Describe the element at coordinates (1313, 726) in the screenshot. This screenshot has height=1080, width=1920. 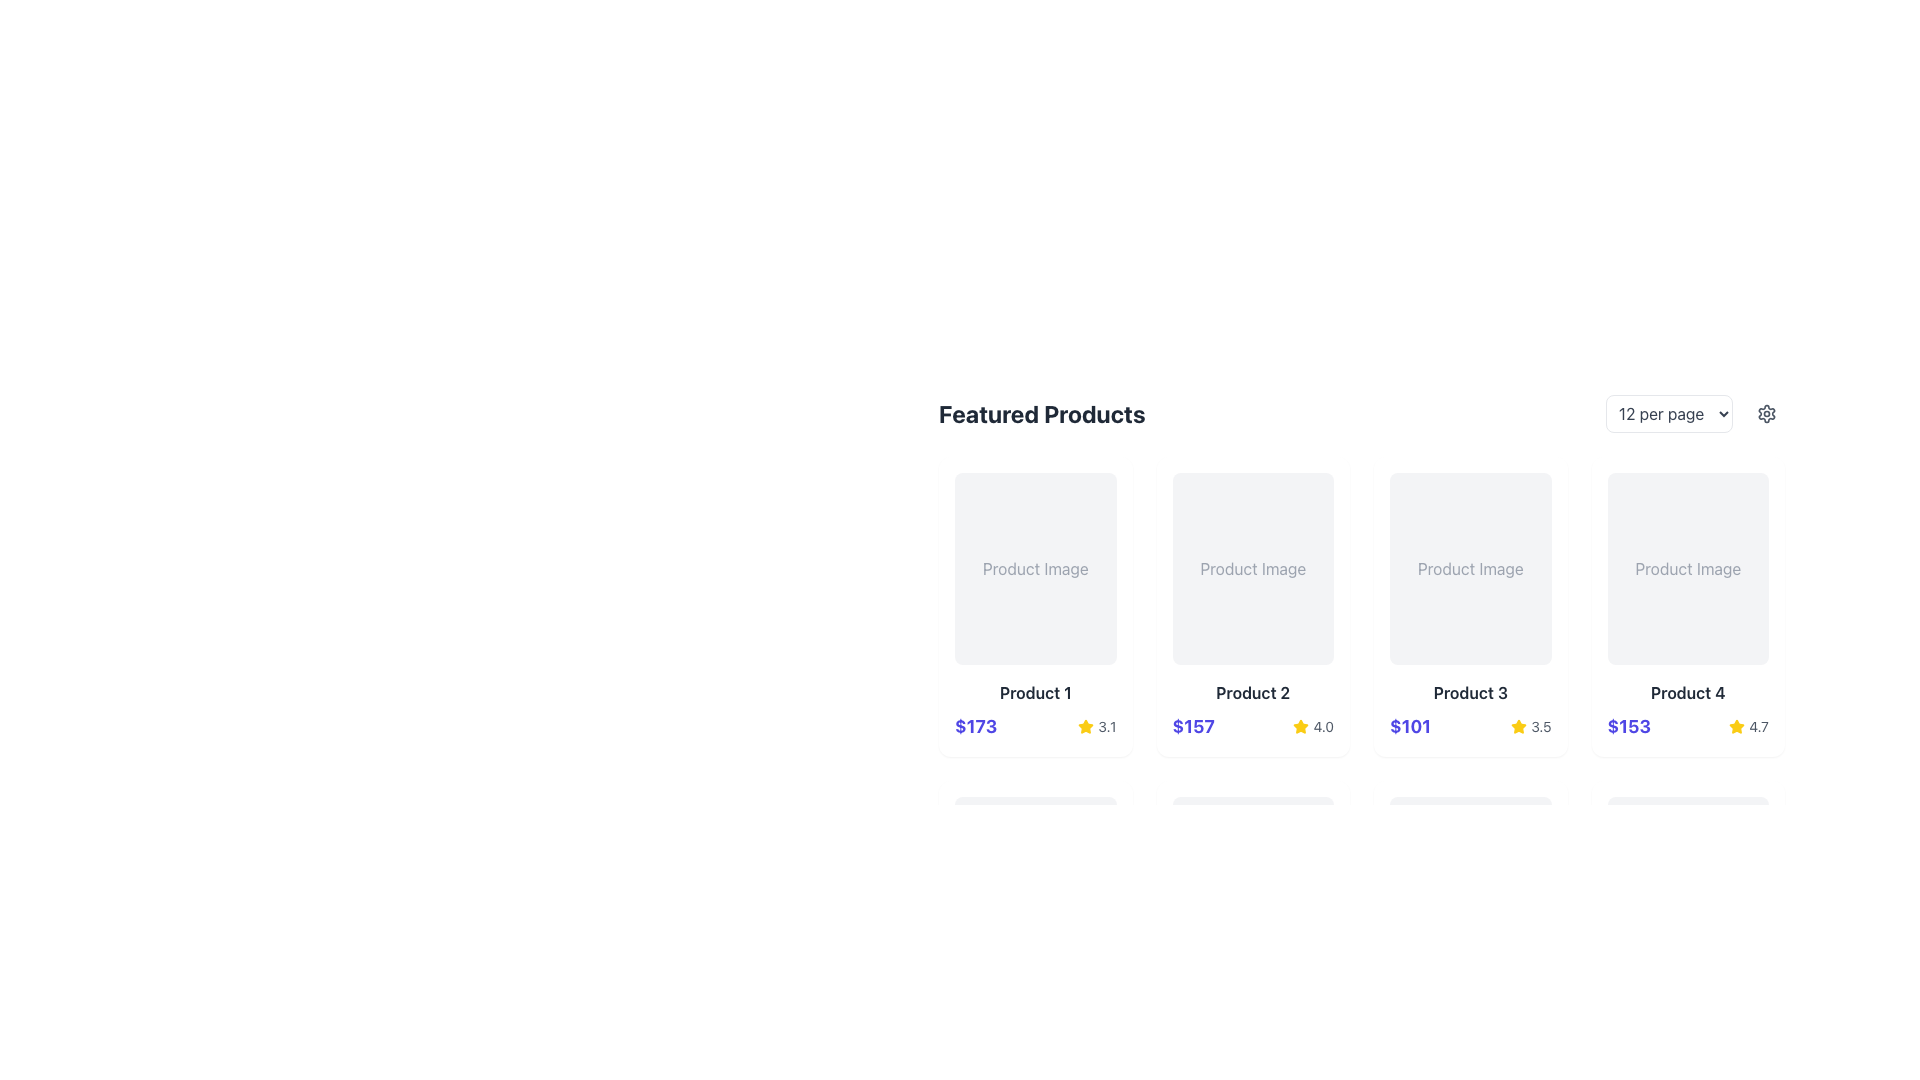
I see `the Rating Display with Icon and Text for 'Product 2' that shows a score of 4.0, located below the price of $157 in the second product card` at that location.